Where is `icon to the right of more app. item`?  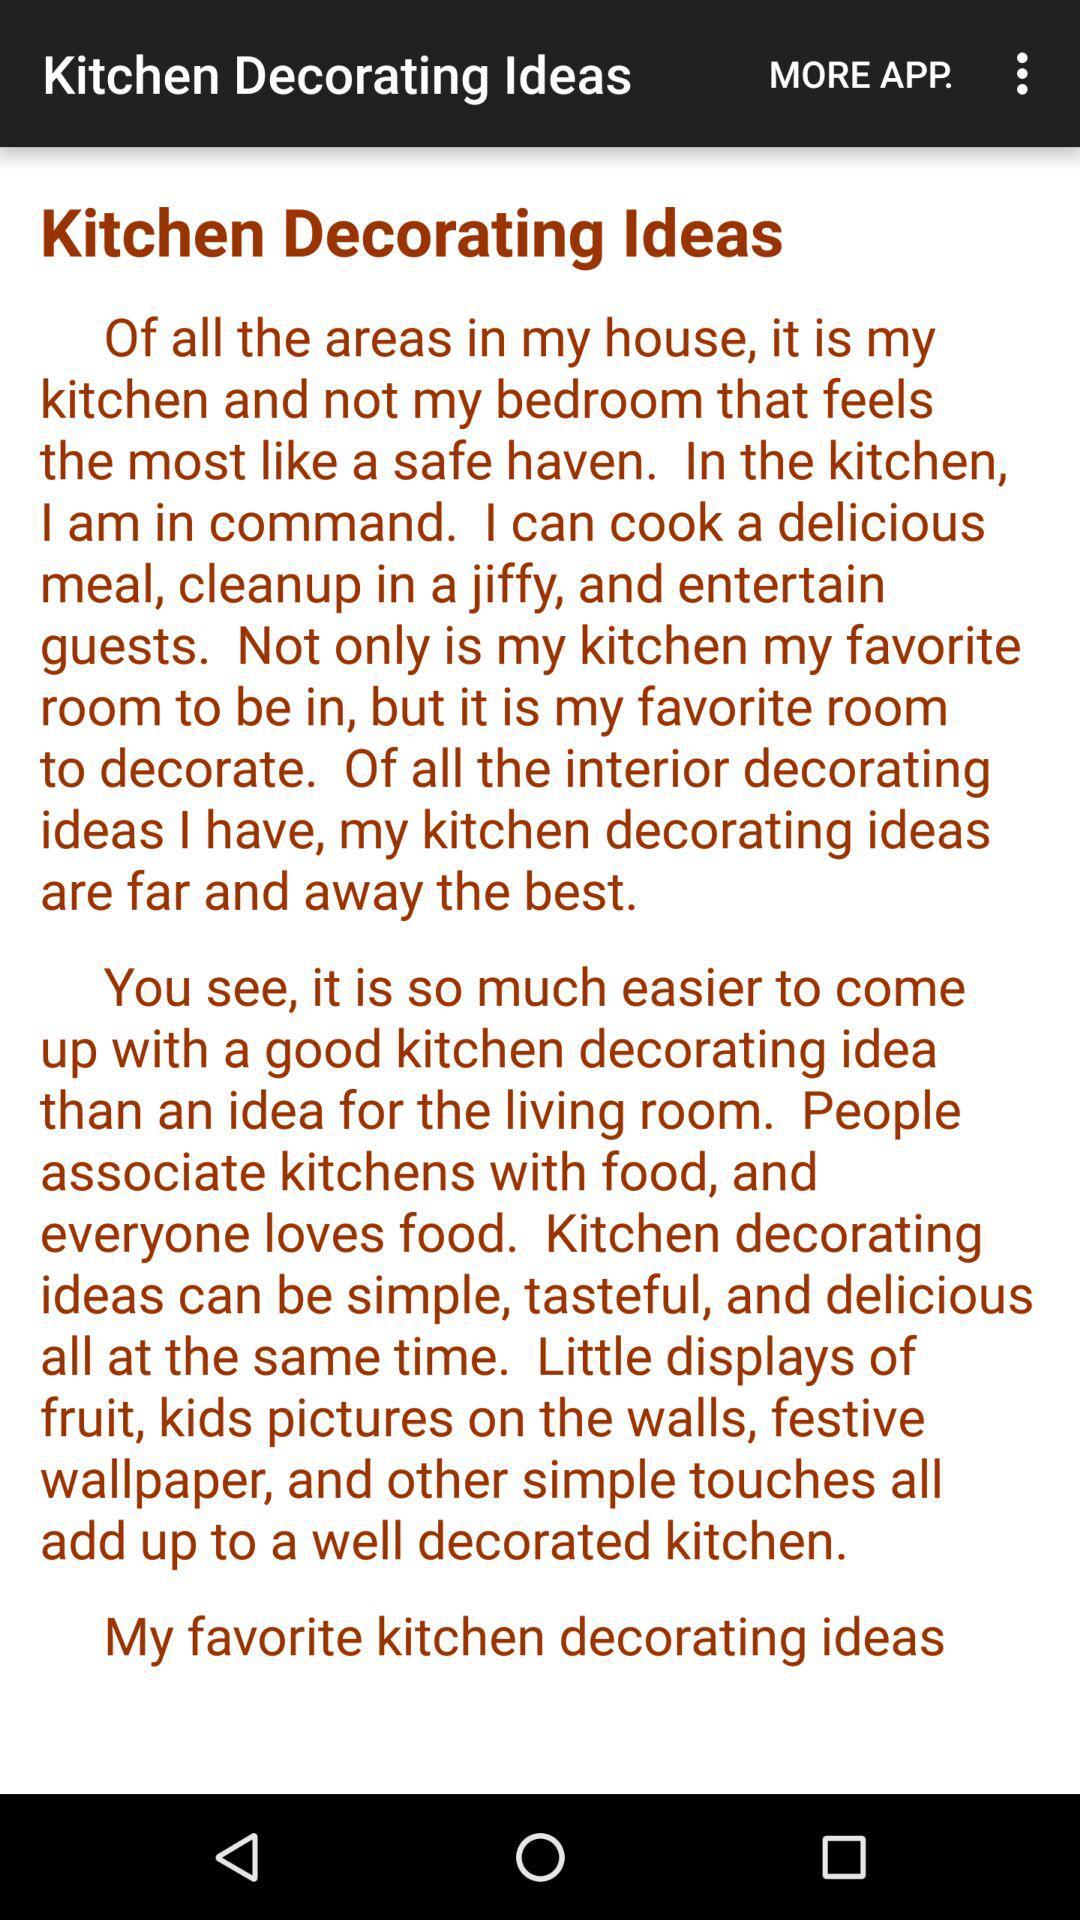 icon to the right of more app. item is located at coordinates (1027, 73).